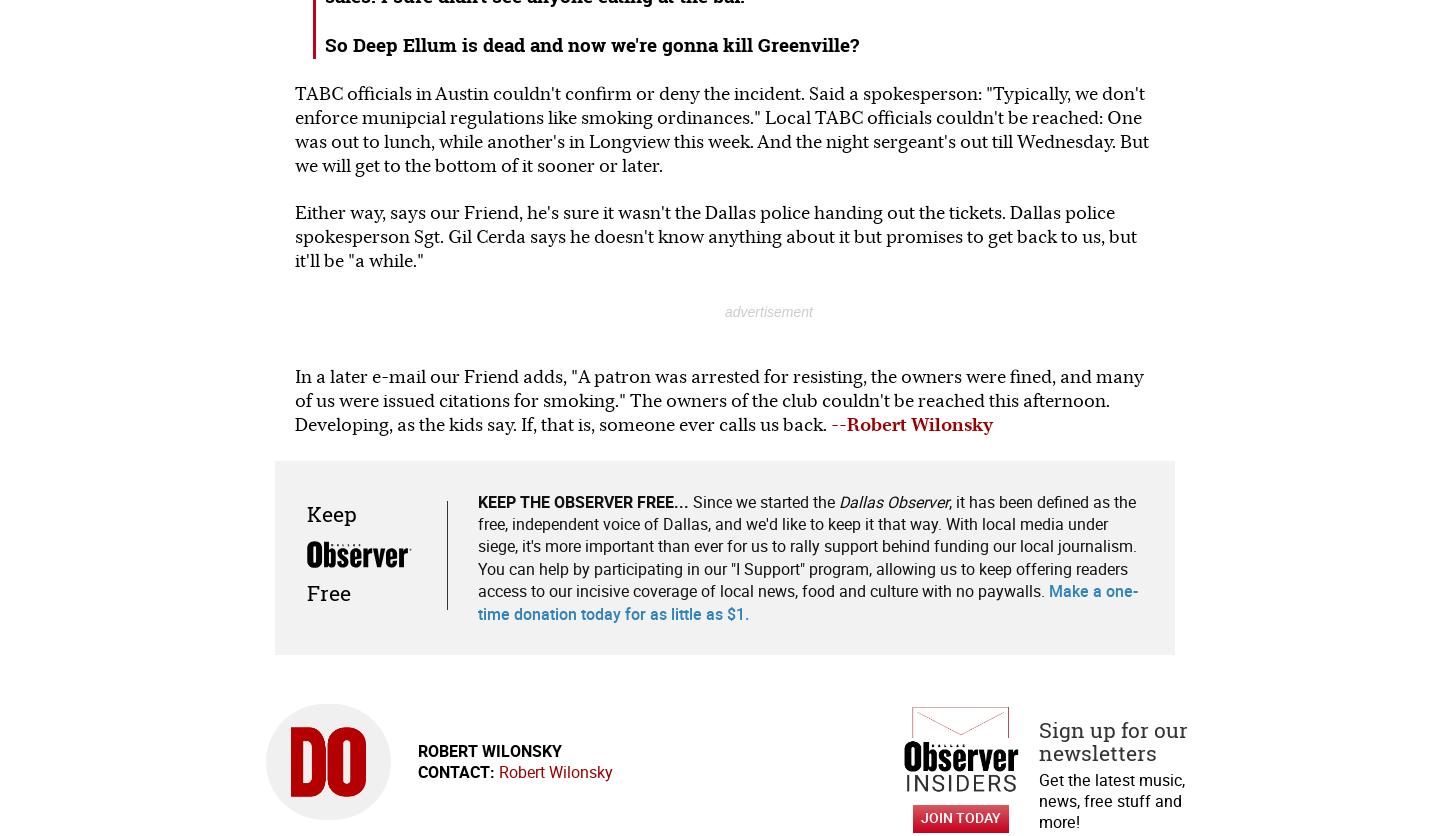 This screenshot has width=1450, height=836. Describe the element at coordinates (306, 513) in the screenshot. I see `'Keep'` at that location.